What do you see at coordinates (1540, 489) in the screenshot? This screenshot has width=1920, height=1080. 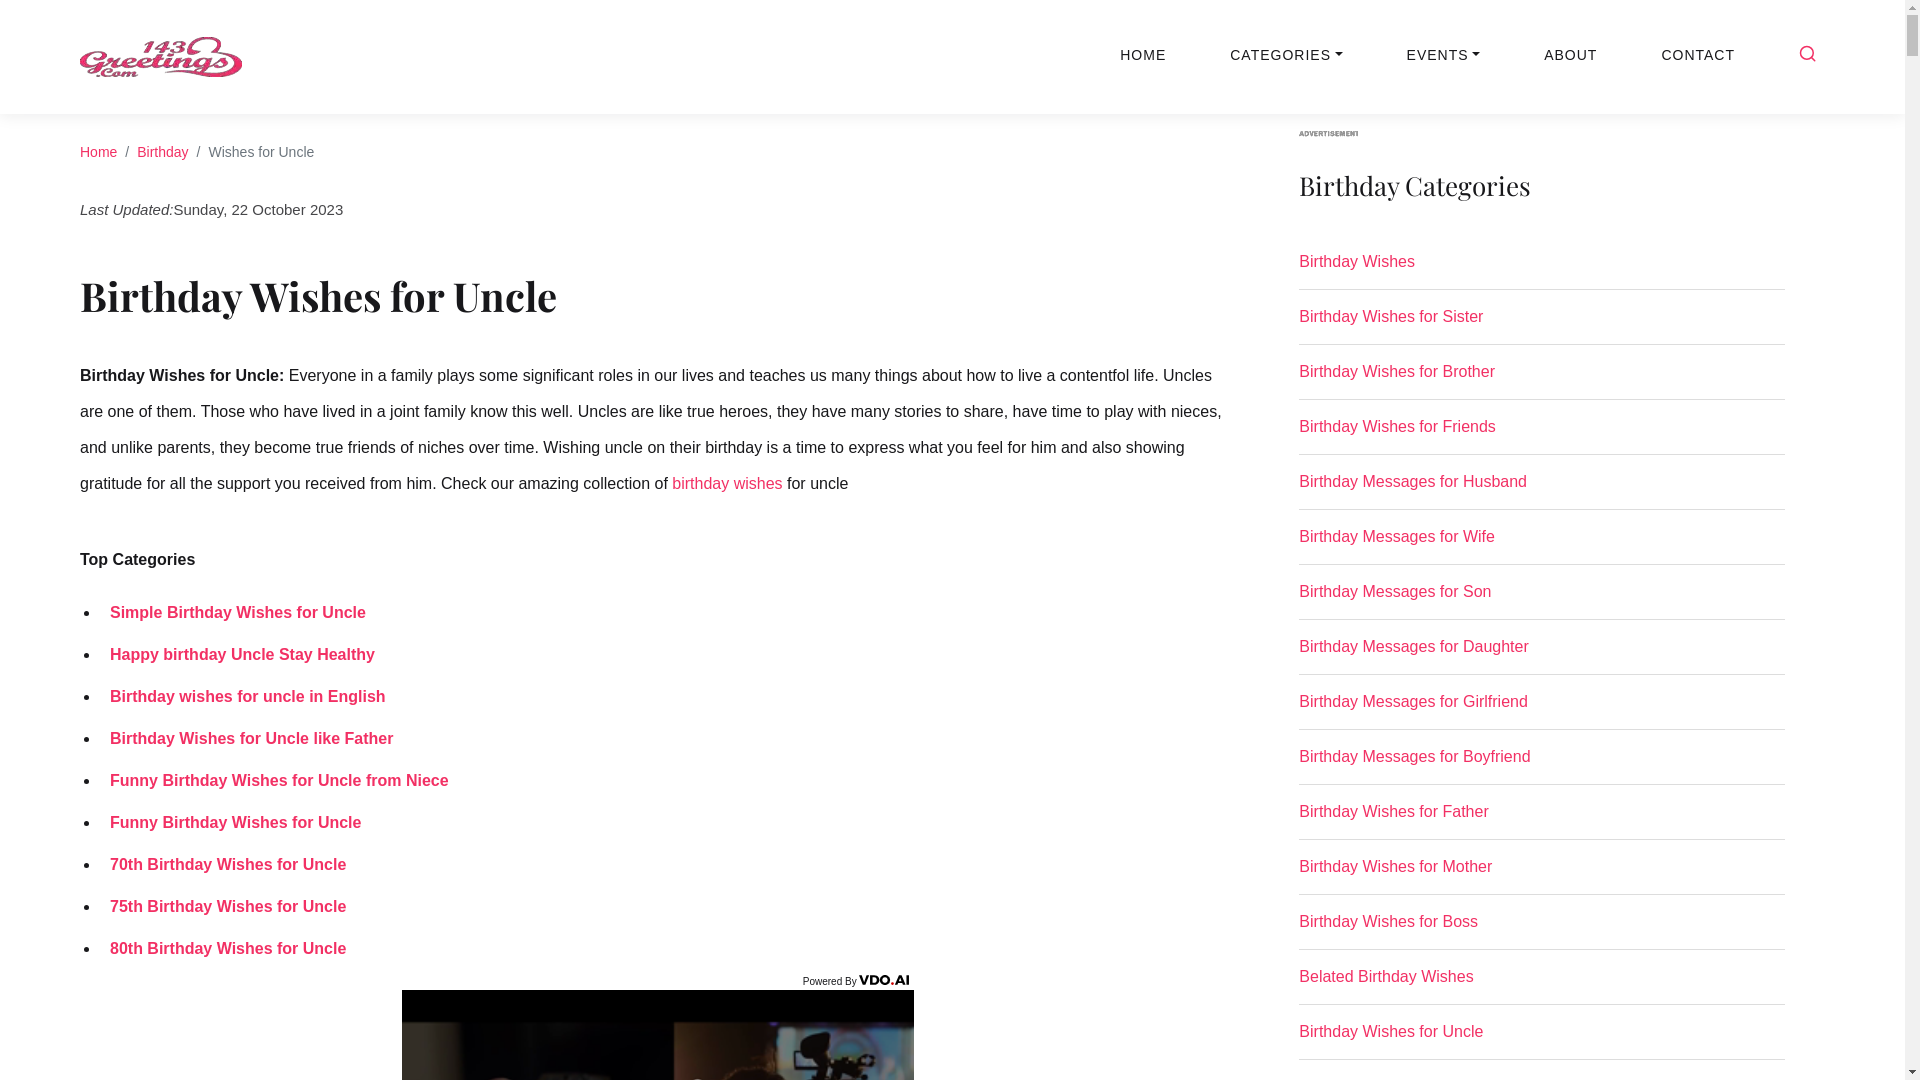 I see `'Birthday Messages for Husband'` at bounding box center [1540, 489].